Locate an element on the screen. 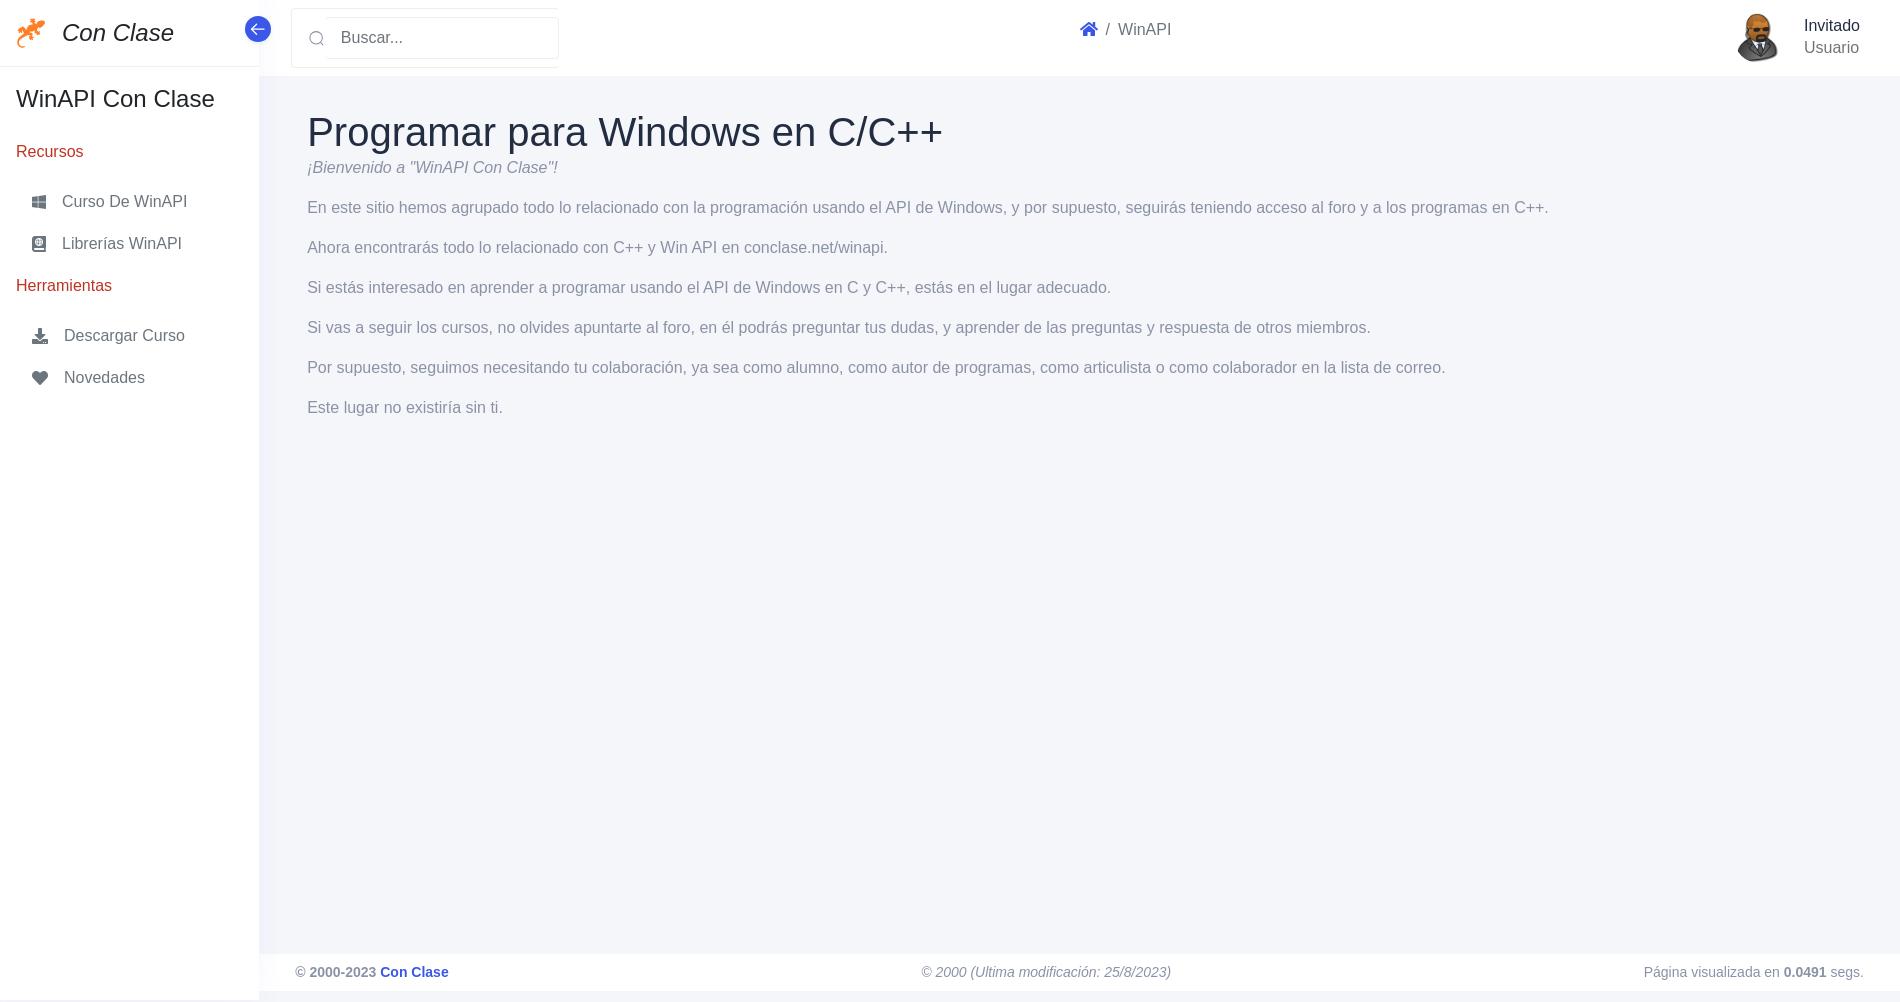 The height and width of the screenshot is (1002, 1900). 'Si estás interesado en aprender a programar usando el API de Windows en C y C++,
  estás en el lugar adecuado.' is located at coordinates (709, 286).